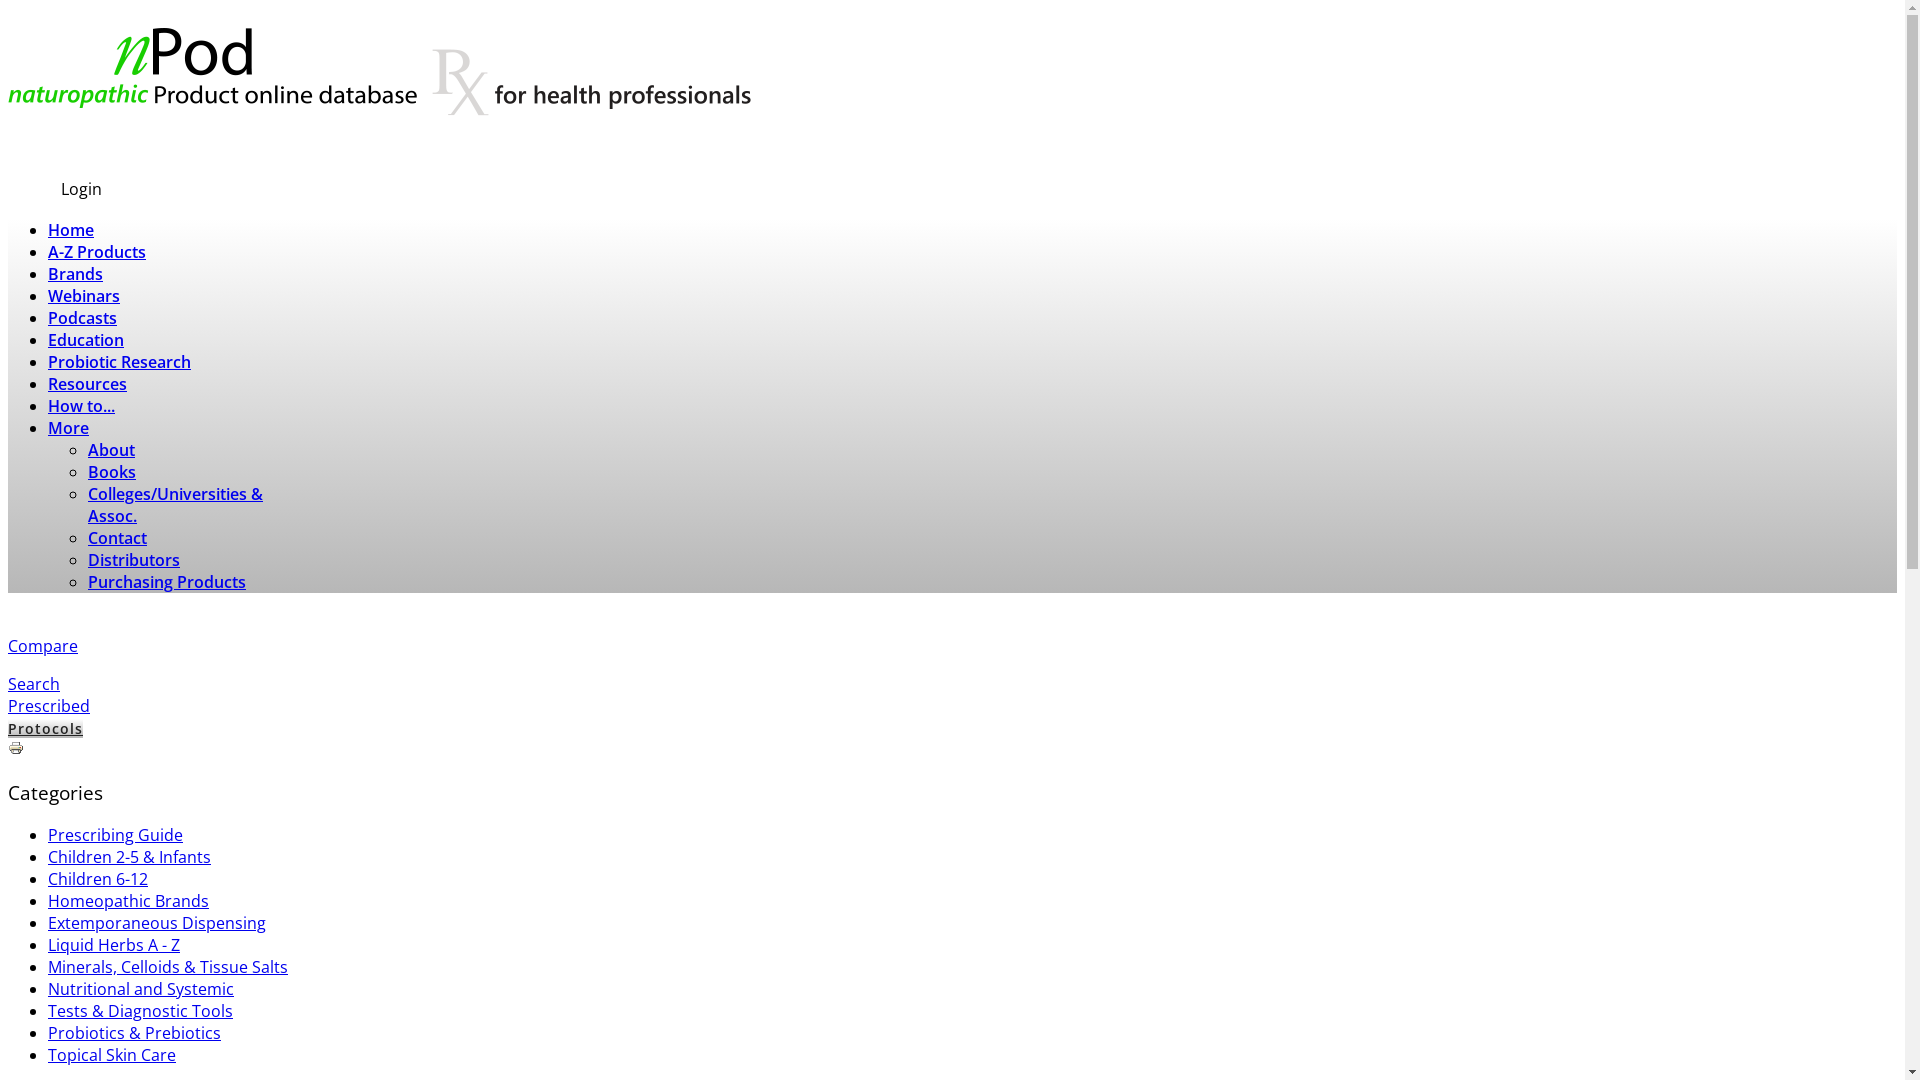  What do you see at coordinates (128, 855) in the screenshot?
I see `'Children 2-5 & Infants'` at bounding box center [128, 855].